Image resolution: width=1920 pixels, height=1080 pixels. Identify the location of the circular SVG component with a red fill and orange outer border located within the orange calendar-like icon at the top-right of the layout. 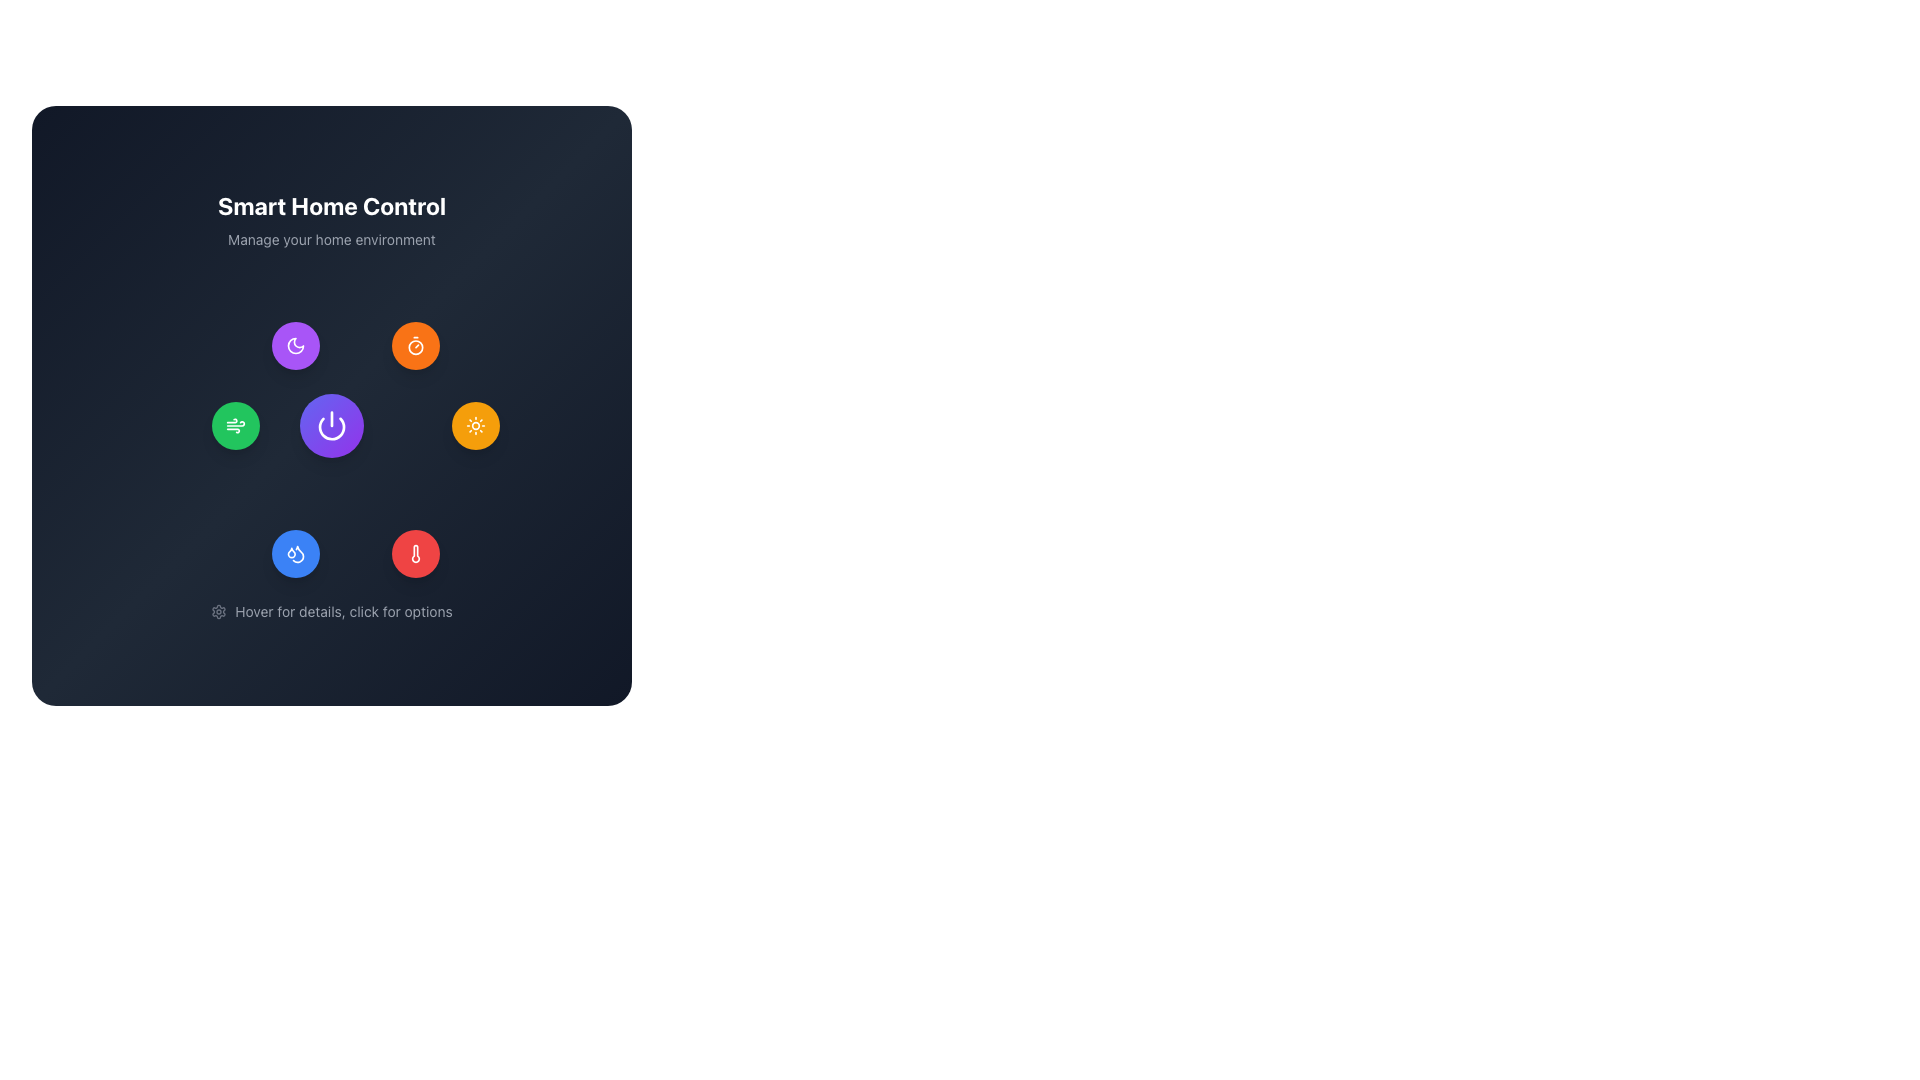
(415, 346).